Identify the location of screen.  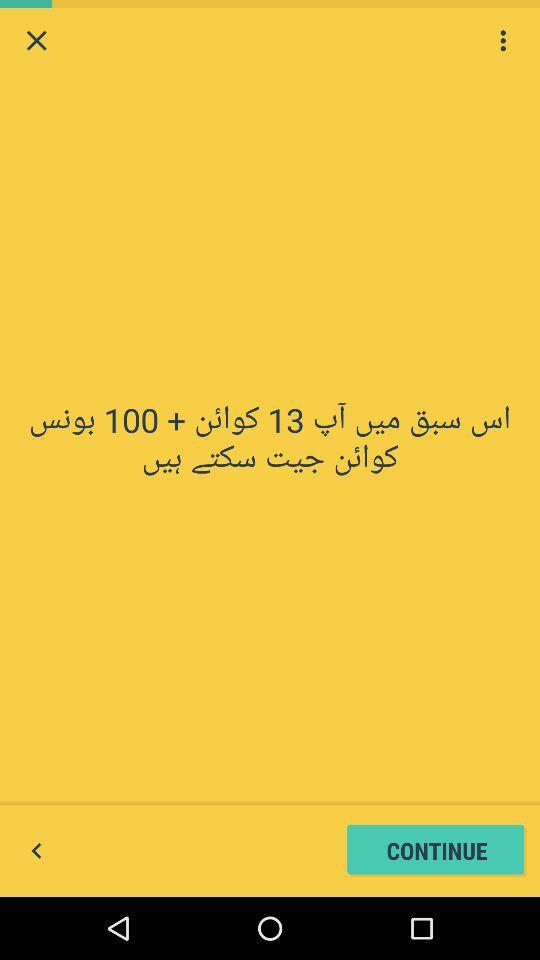
(36, 39).